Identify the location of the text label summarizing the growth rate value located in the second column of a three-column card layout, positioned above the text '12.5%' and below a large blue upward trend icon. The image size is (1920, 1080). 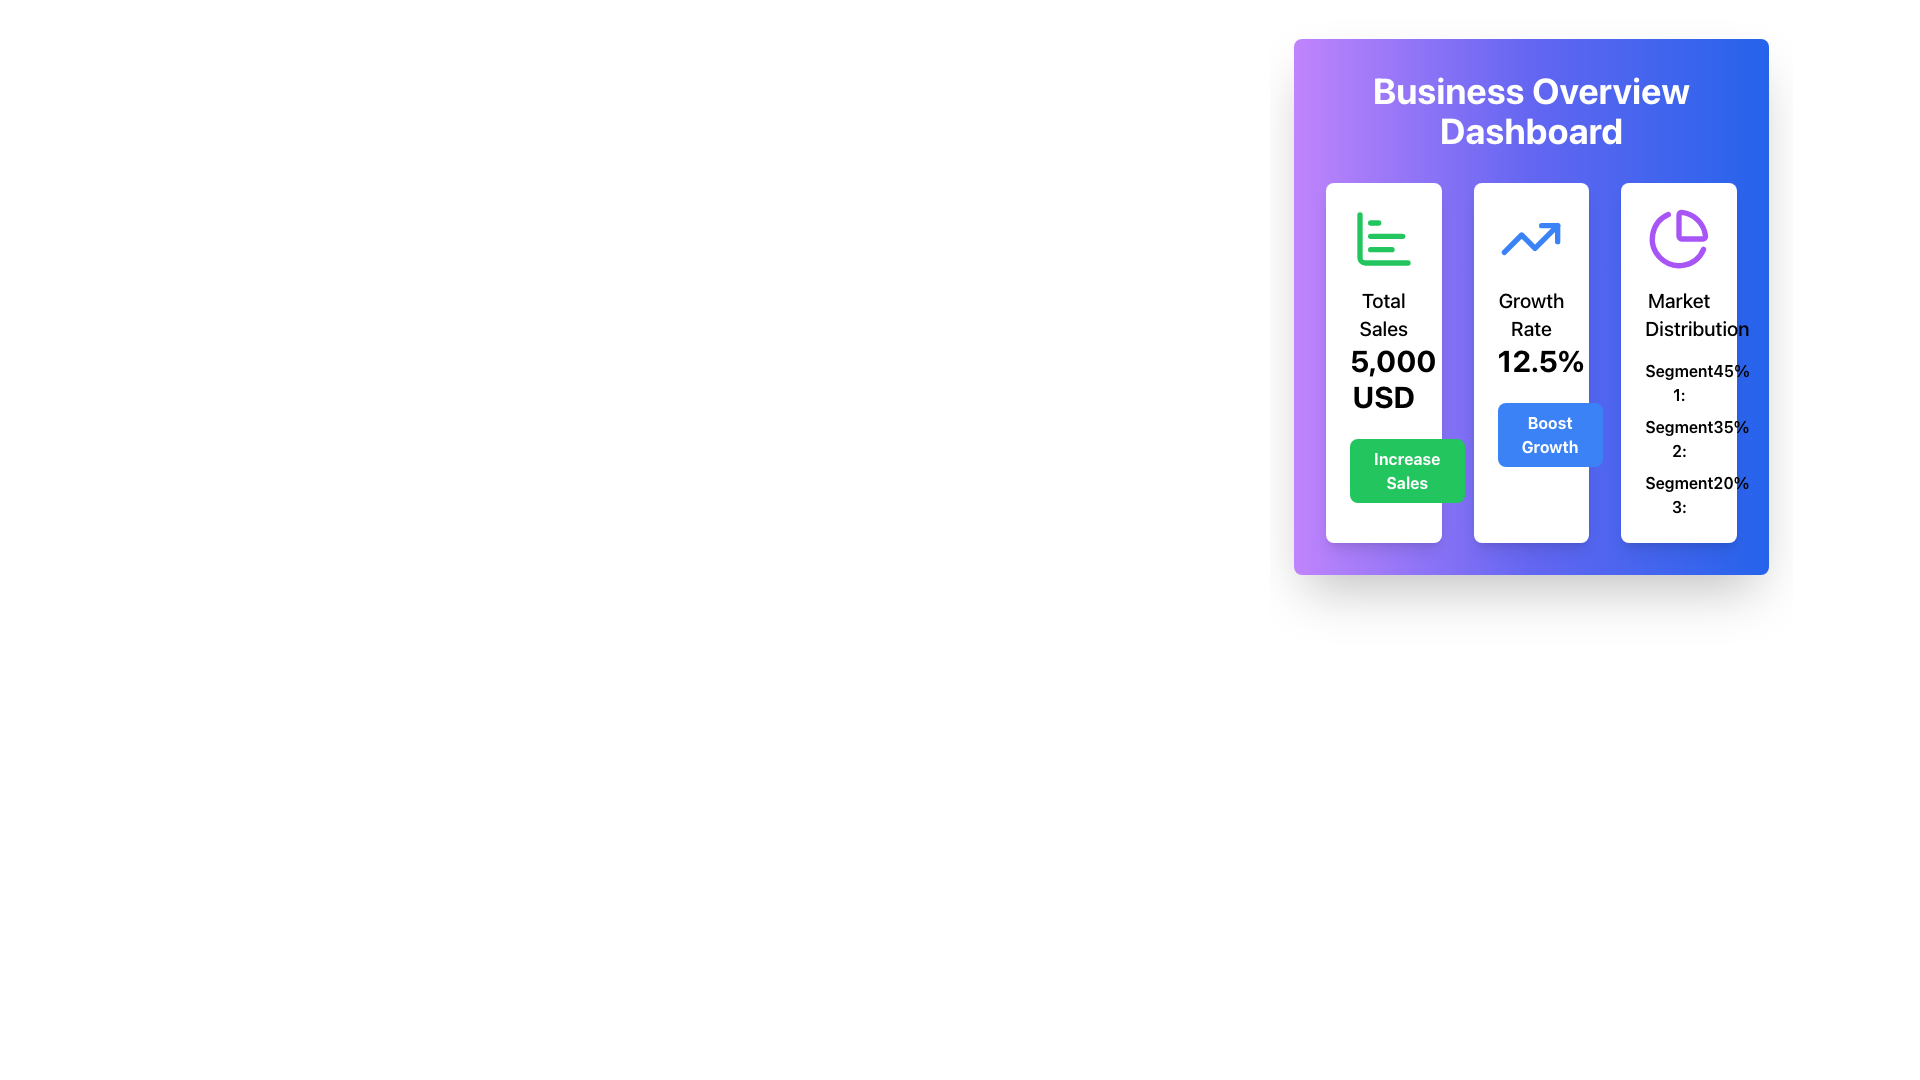
(1530, 315).